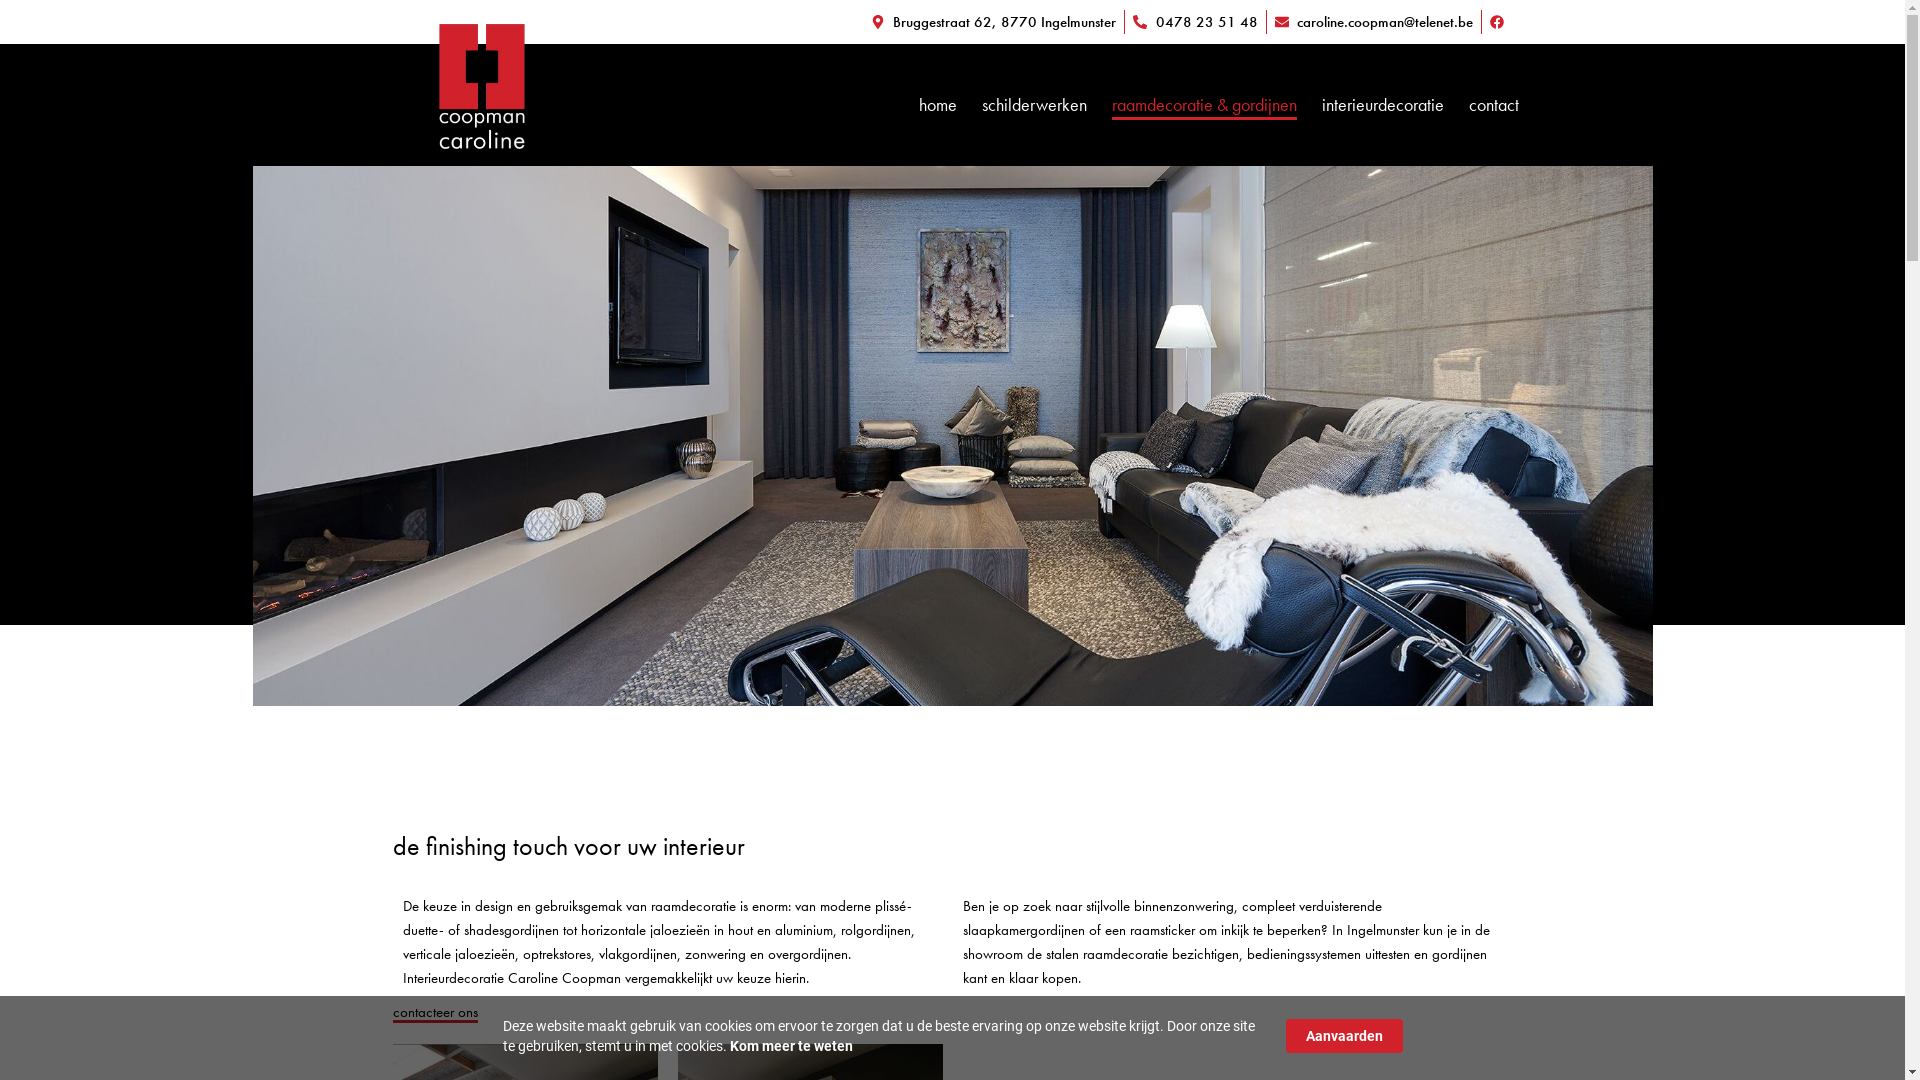 The image size is (1920, 1080). Describe the element at coordinates (1195, 22) in the screenshot. I see `'0478 23 51 48'` at that location.